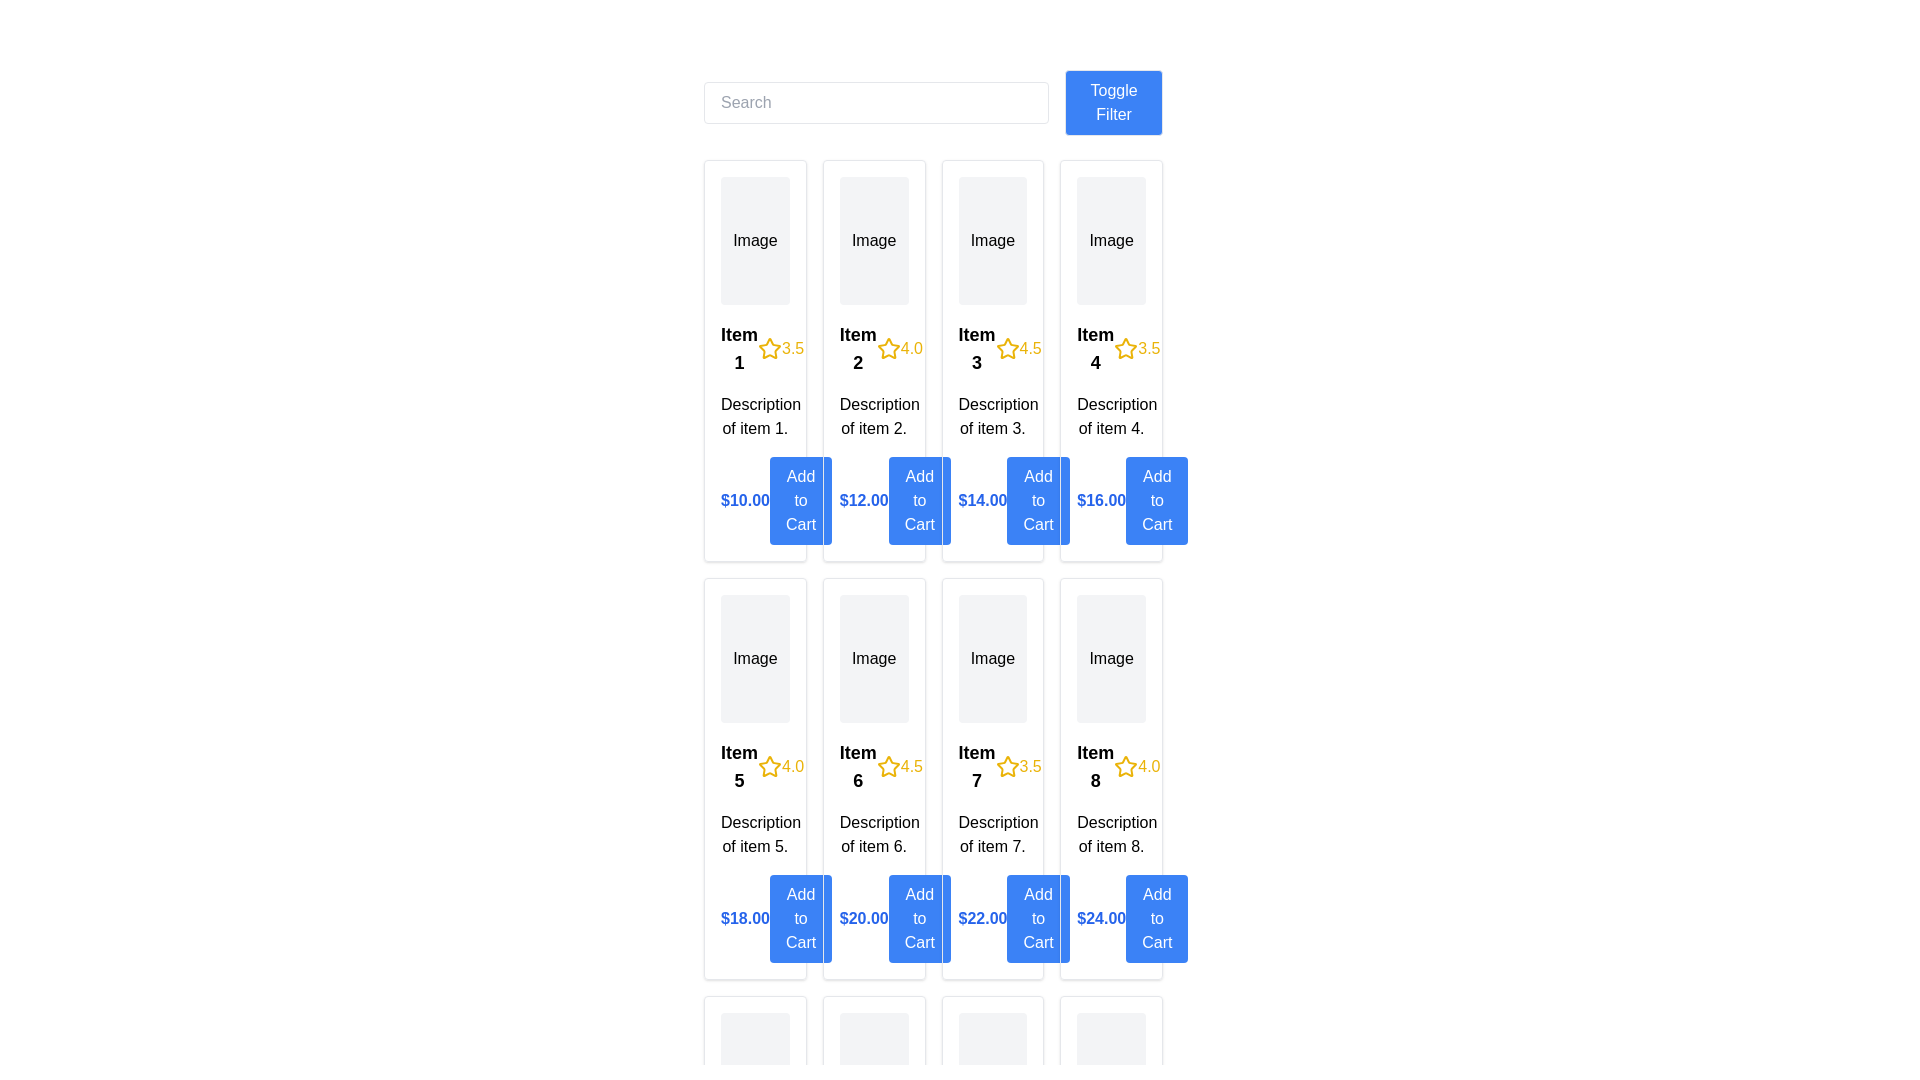  Describe the element at coordinates (768, 347) in the screenshot. I see `the five-pointed star icon outlined in yellow, which is part of the rating display for 'Item 1' in the top-left quadrant of the interface` at that location.